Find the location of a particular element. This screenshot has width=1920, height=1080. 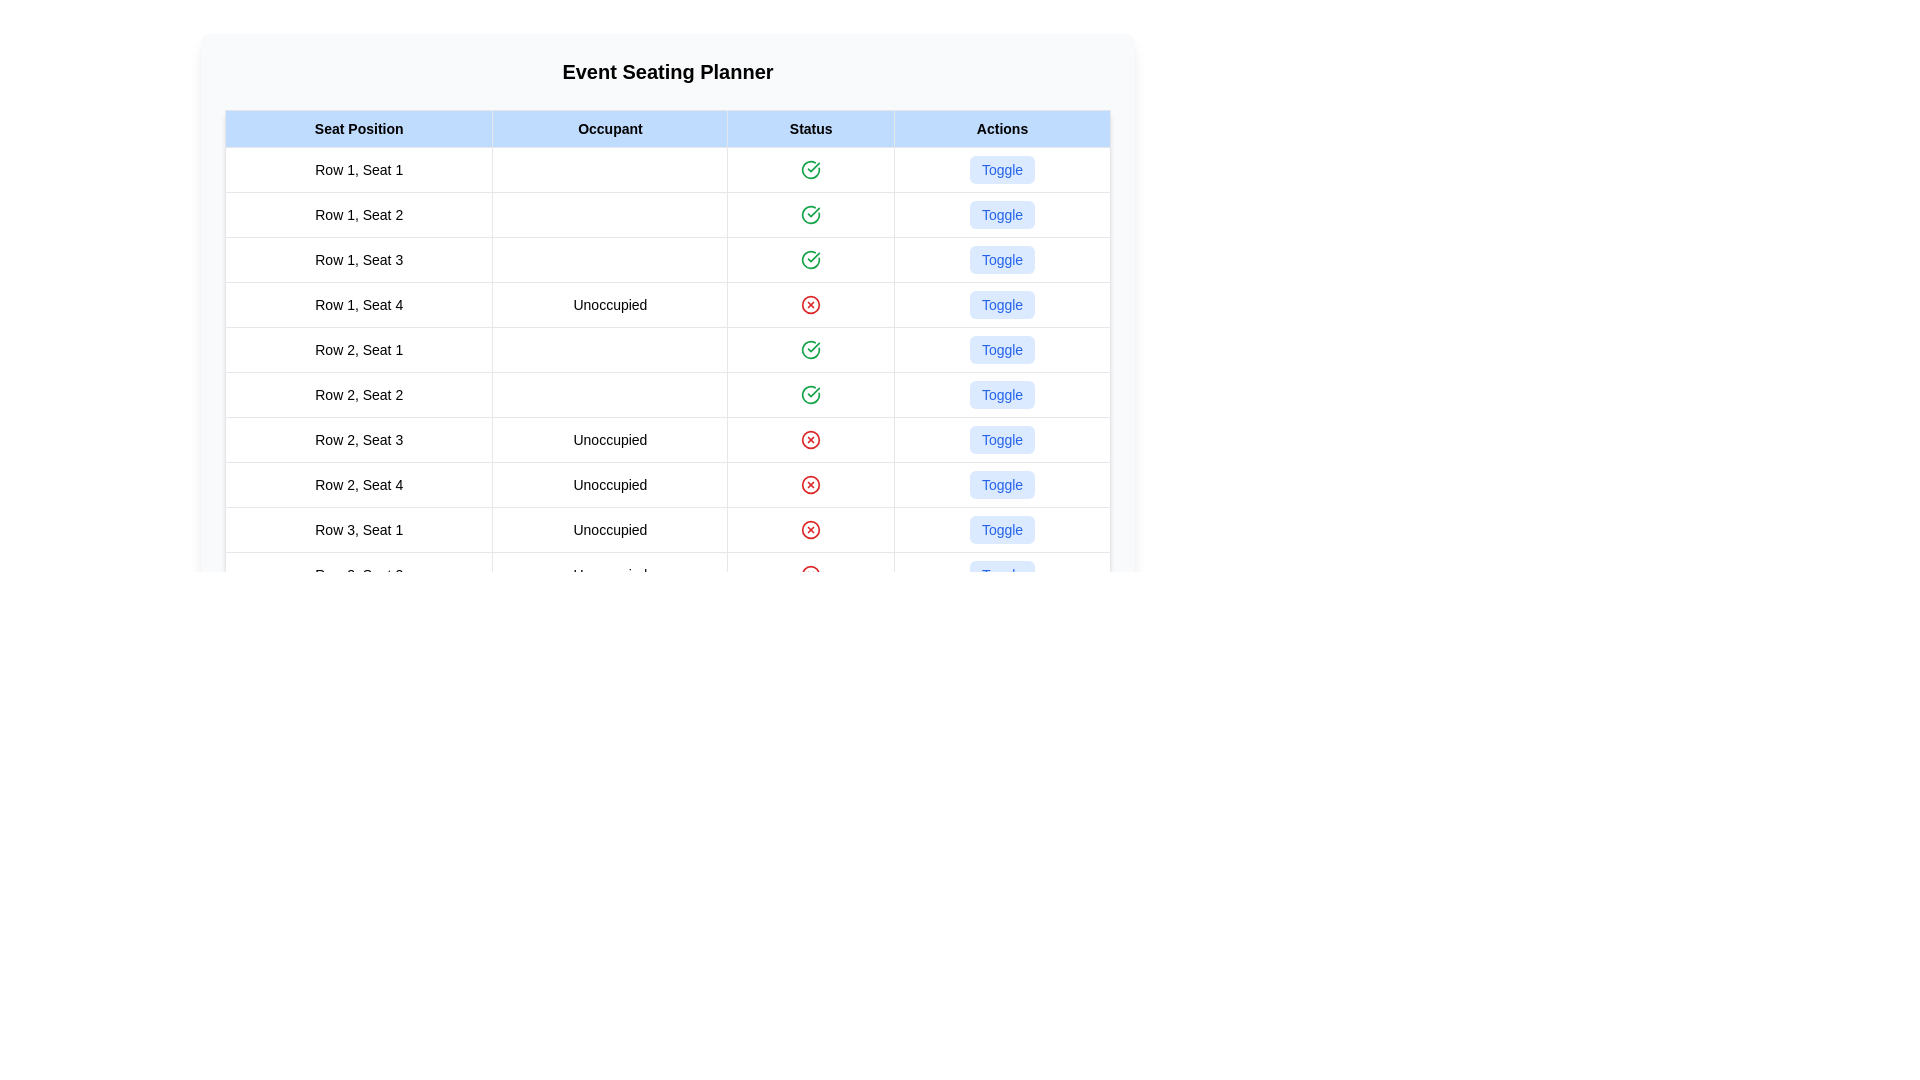

the 'Toggle' button with a blue background and rounded corners located in the last cell of 'Row 3, Seat 3' in the 'Actions' column is located at coordinates (1002, 619).